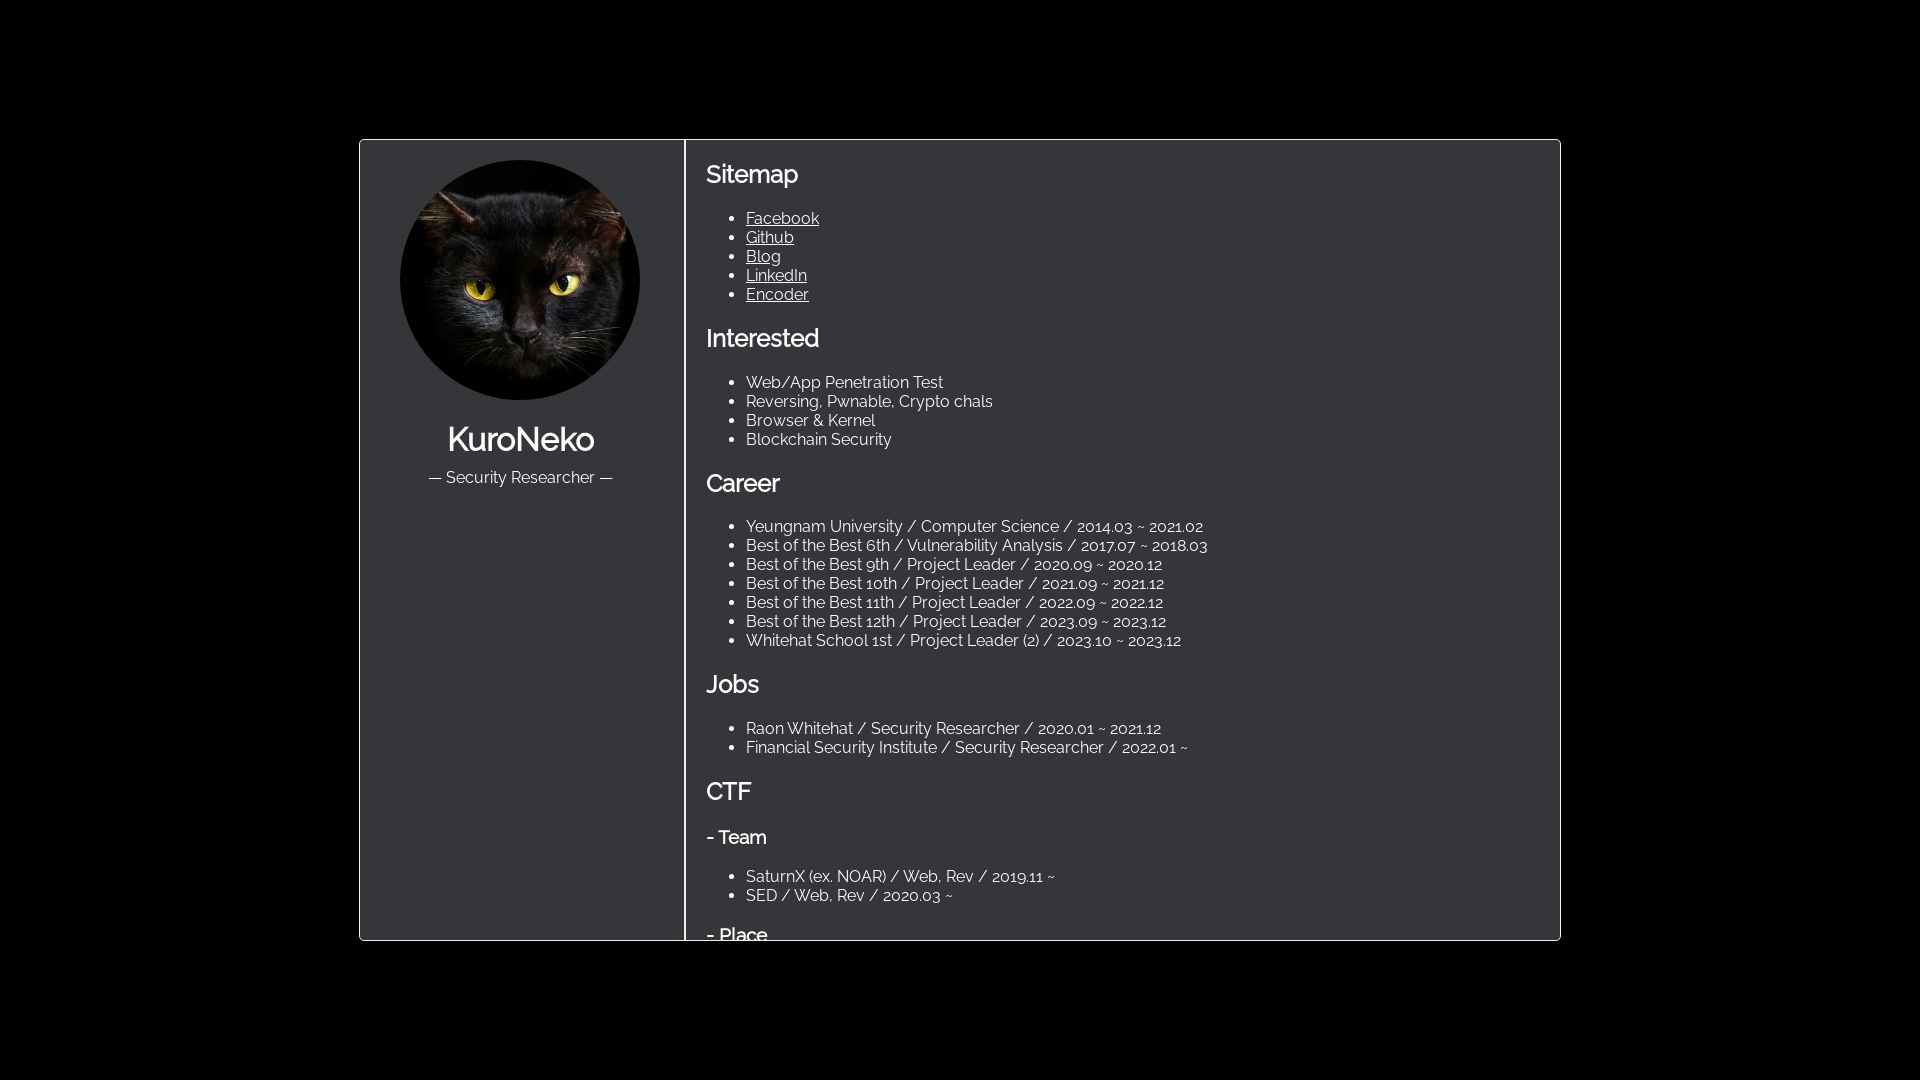  Describe the element at coordinates (781, 218) in the screenshot. I see `'Facebook'` at that location.